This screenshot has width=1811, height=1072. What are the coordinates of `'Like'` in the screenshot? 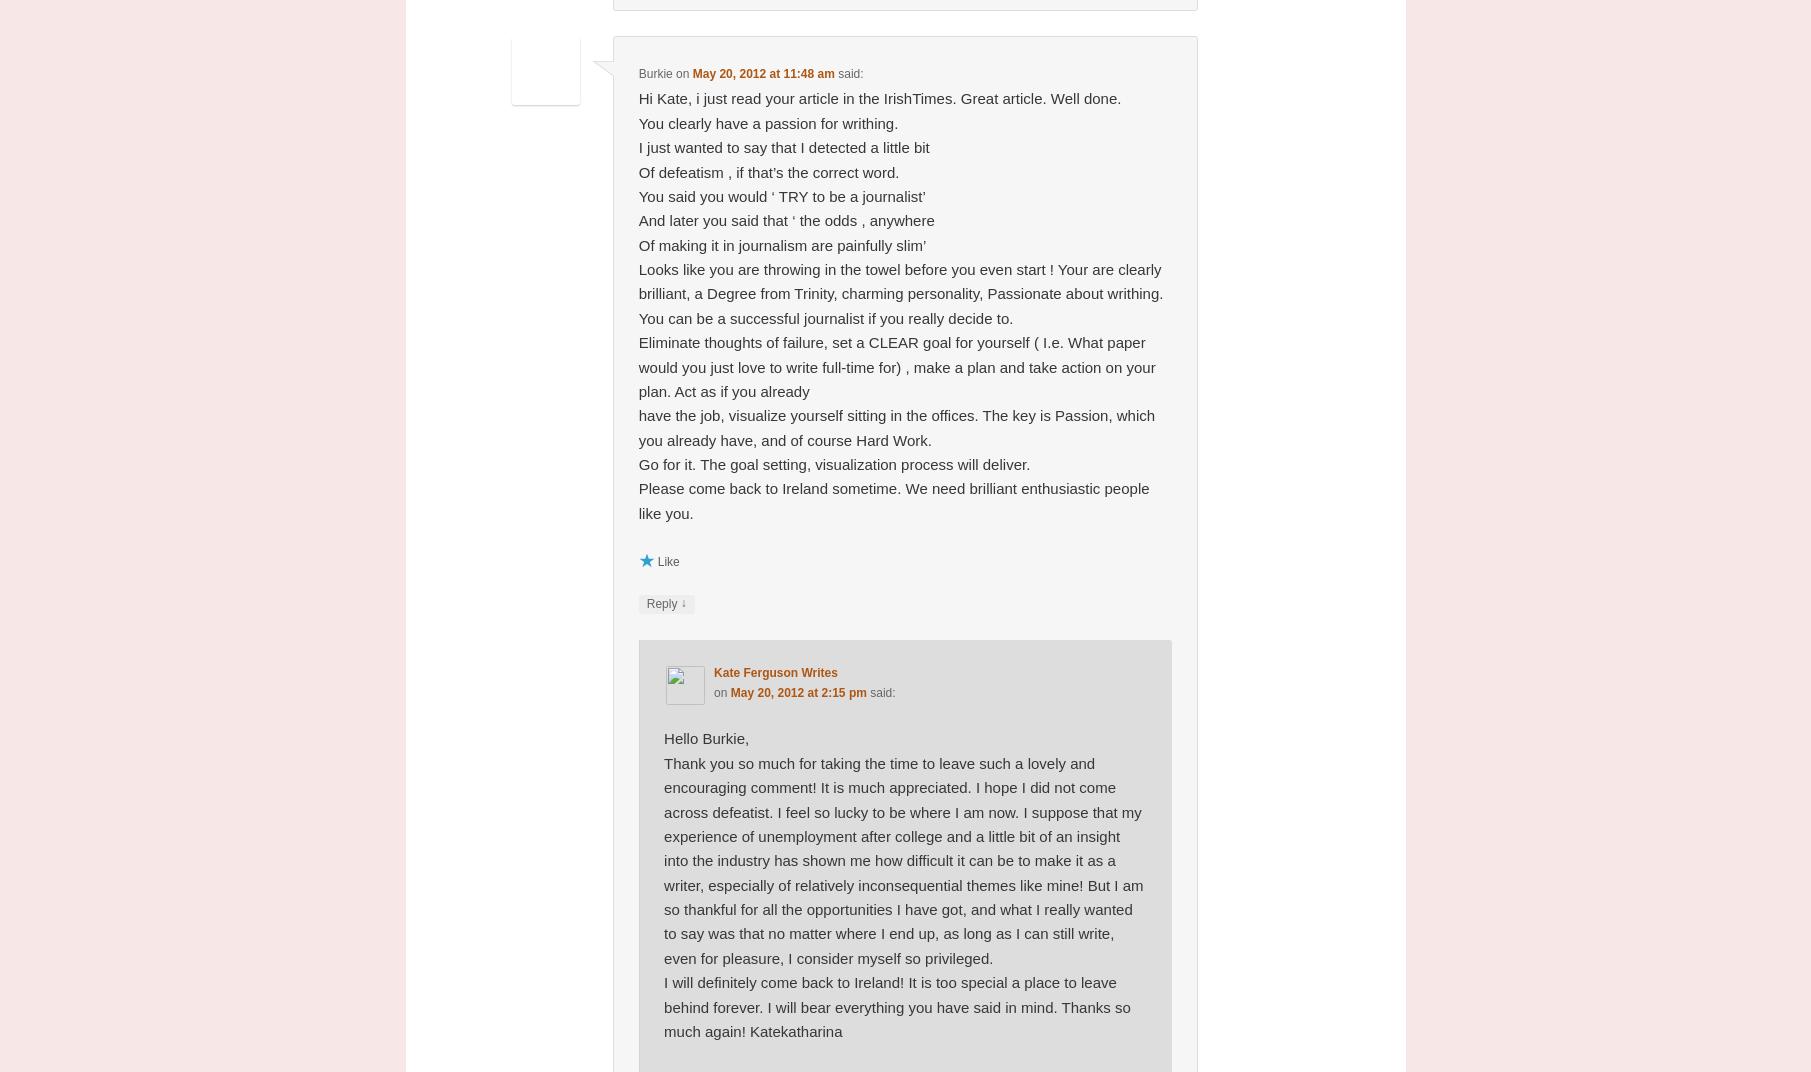 It's located at (657, 559).